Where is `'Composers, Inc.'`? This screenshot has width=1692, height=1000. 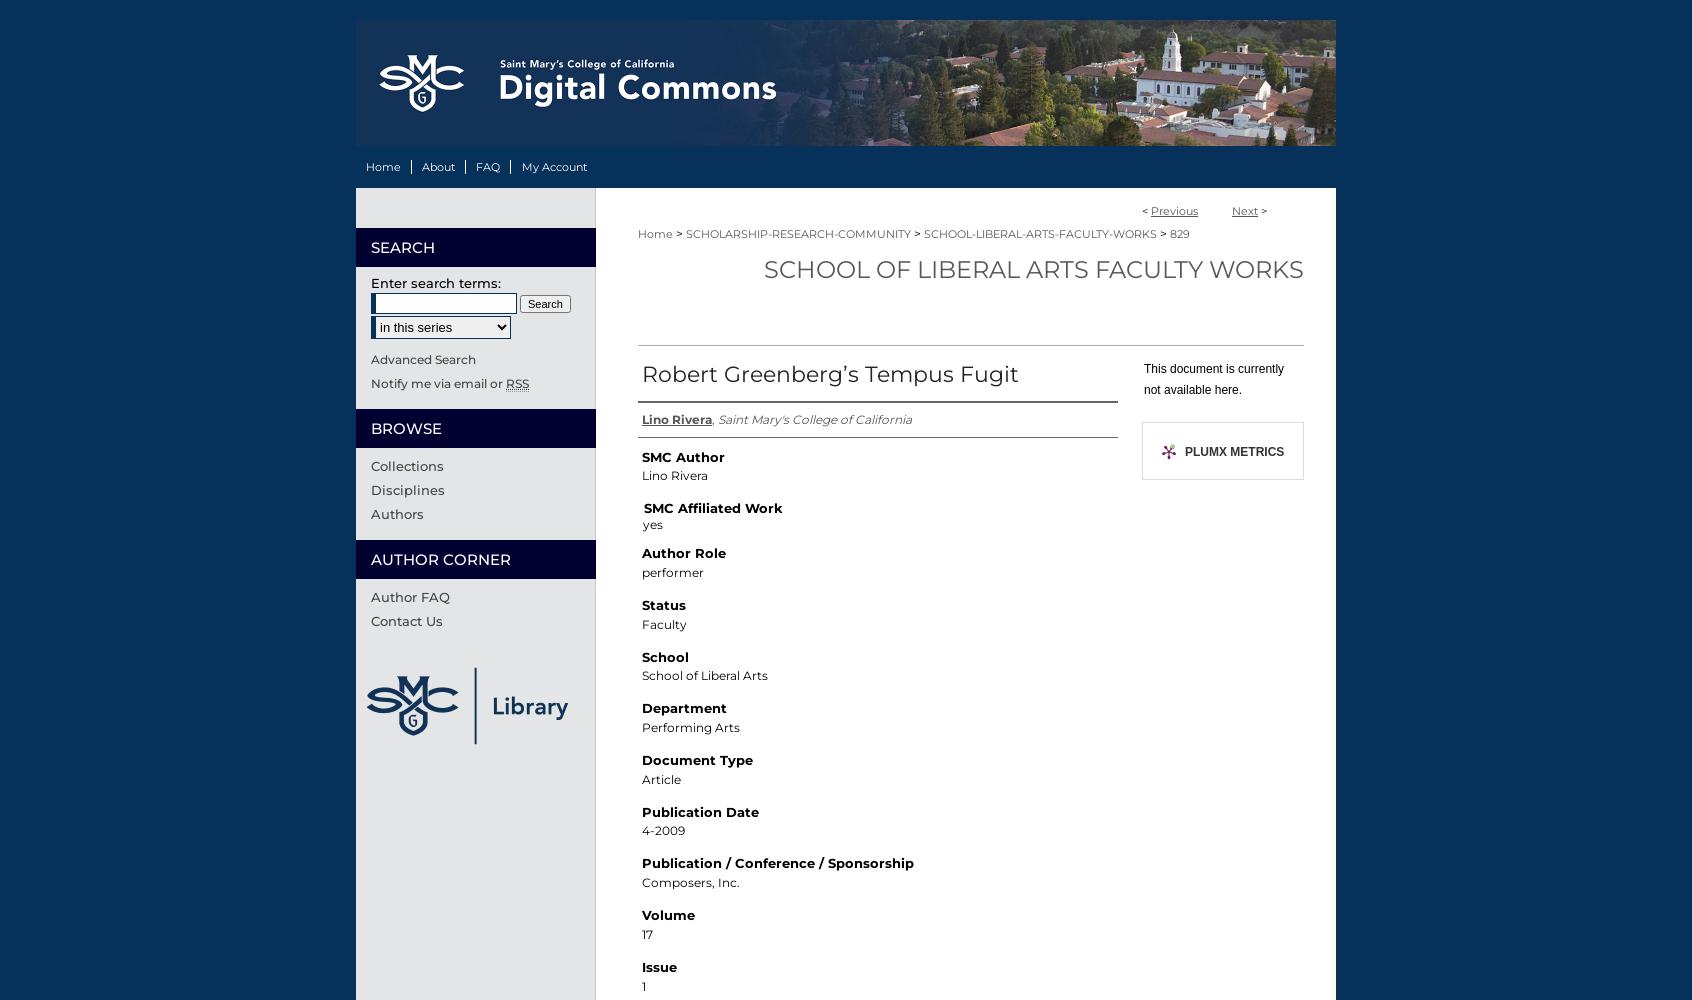 'Composers, Inc.' is located at coordinates (691, 882).